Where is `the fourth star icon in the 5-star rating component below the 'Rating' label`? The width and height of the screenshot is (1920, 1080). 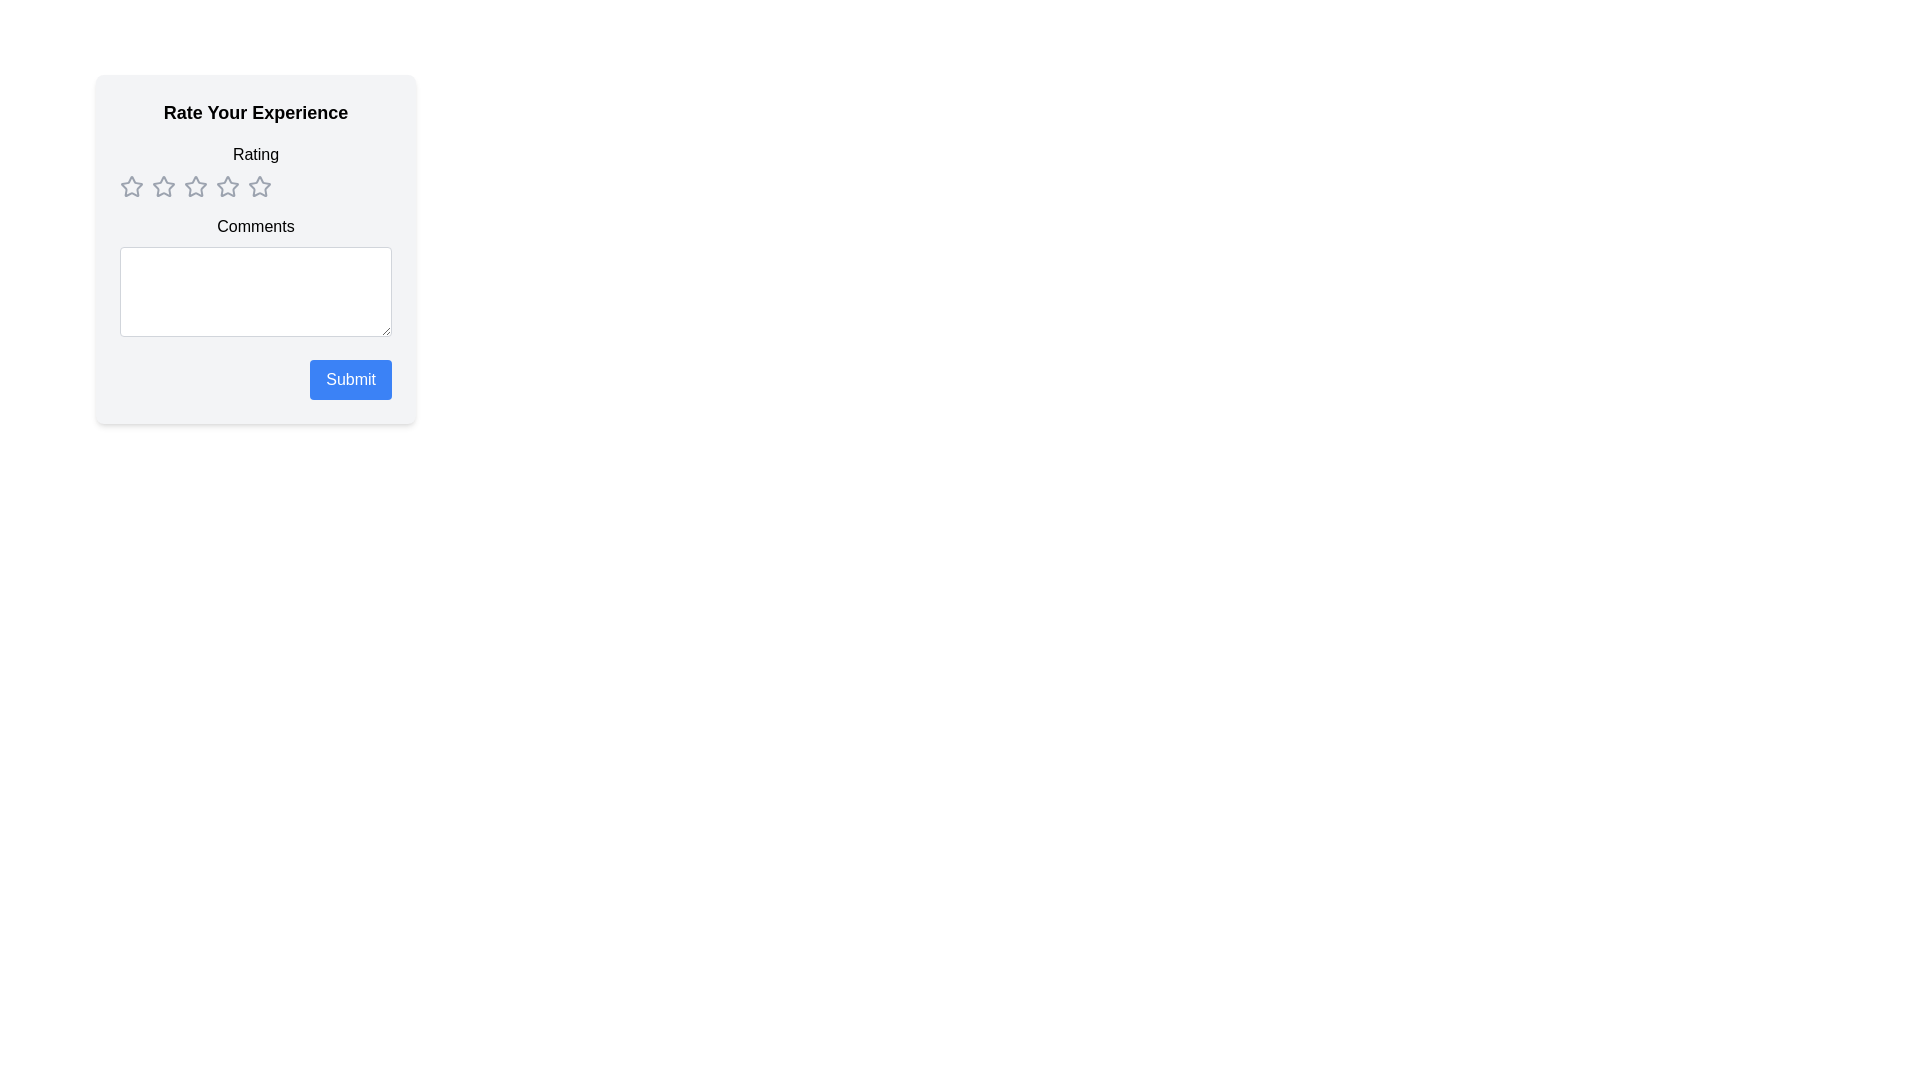
the fourth star icon in the 5-star rating component below the 'Rating' label is located at coordinates (254, 186).